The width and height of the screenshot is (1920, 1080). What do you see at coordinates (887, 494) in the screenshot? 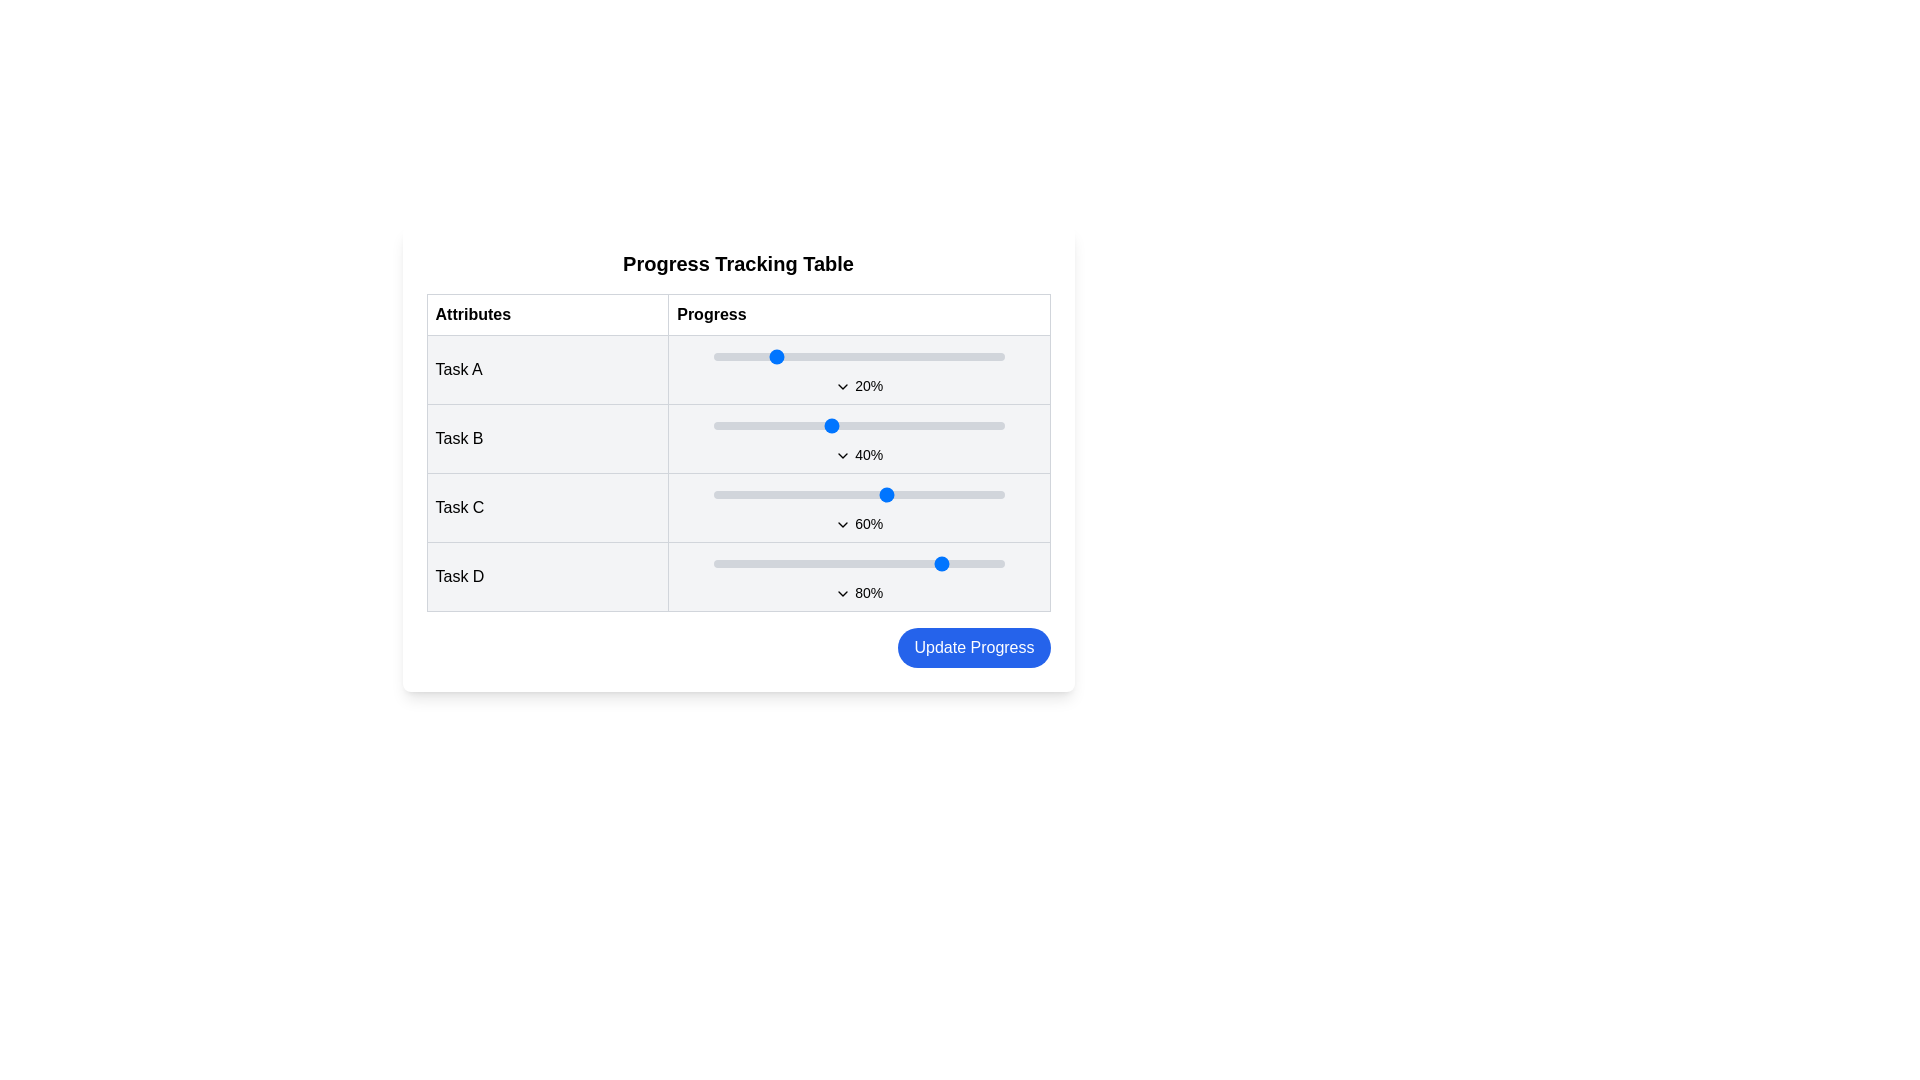
I see `the progress for Task C` at bounding box center [887, 494].